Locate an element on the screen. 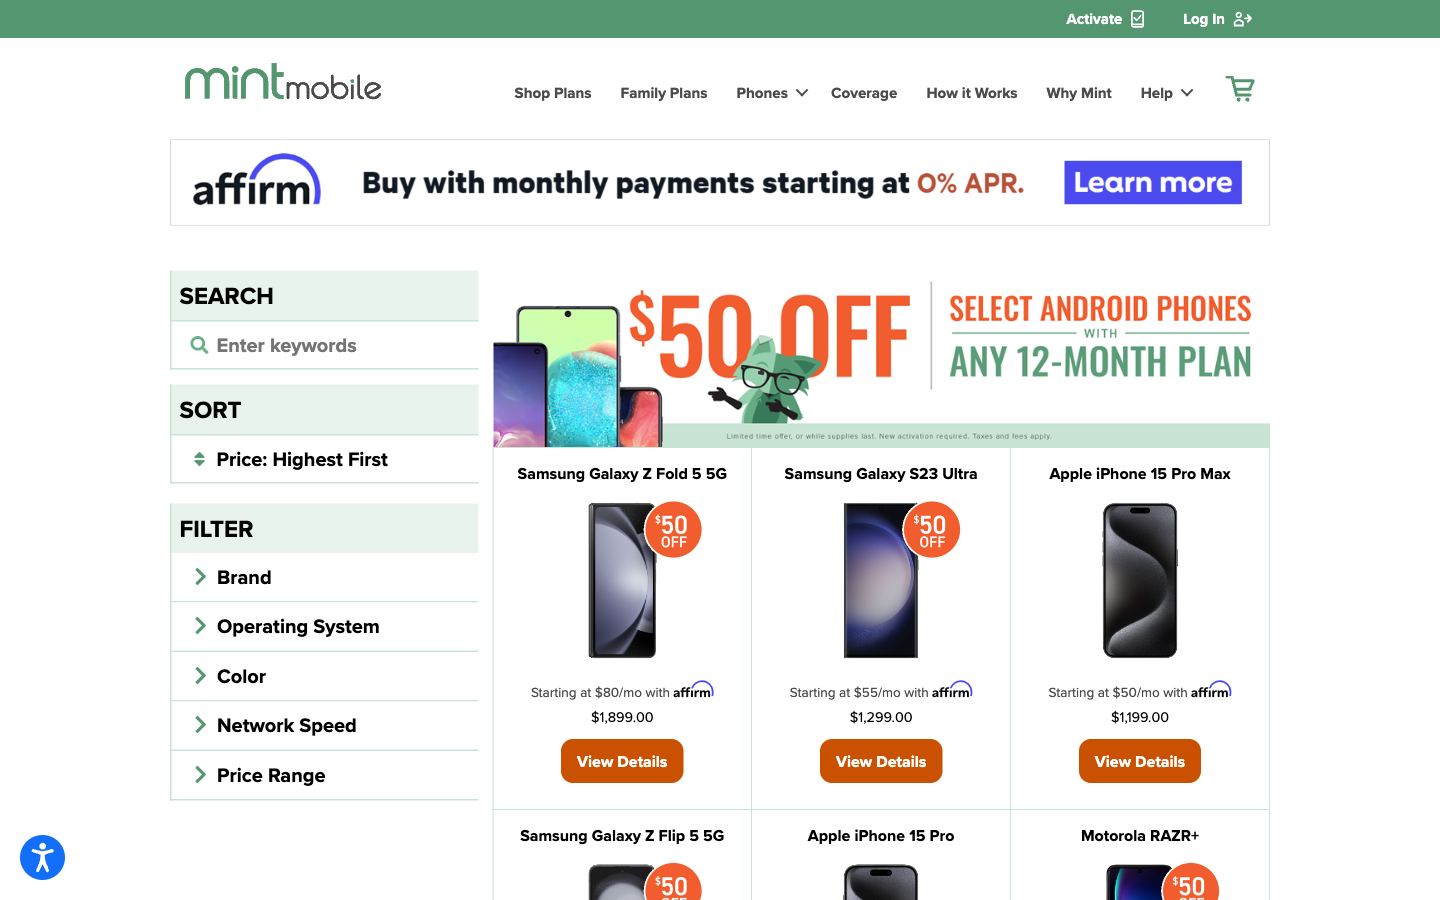 The height and width of the screenshot is (900, 1440). View Samsung Galaxy Phone is located at coordinates (879, 472).